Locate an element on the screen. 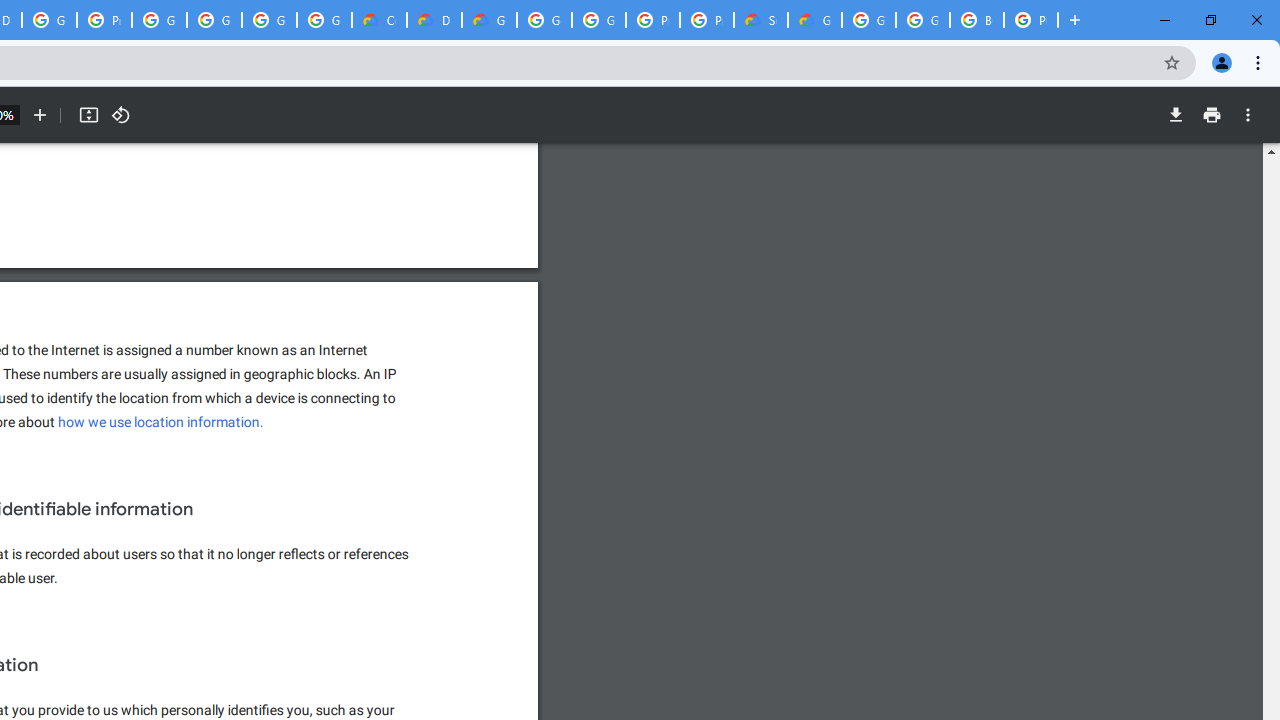 The image size is (1280, 720). 'Google Cloud Service Health' is located at coordinates (815, 20).